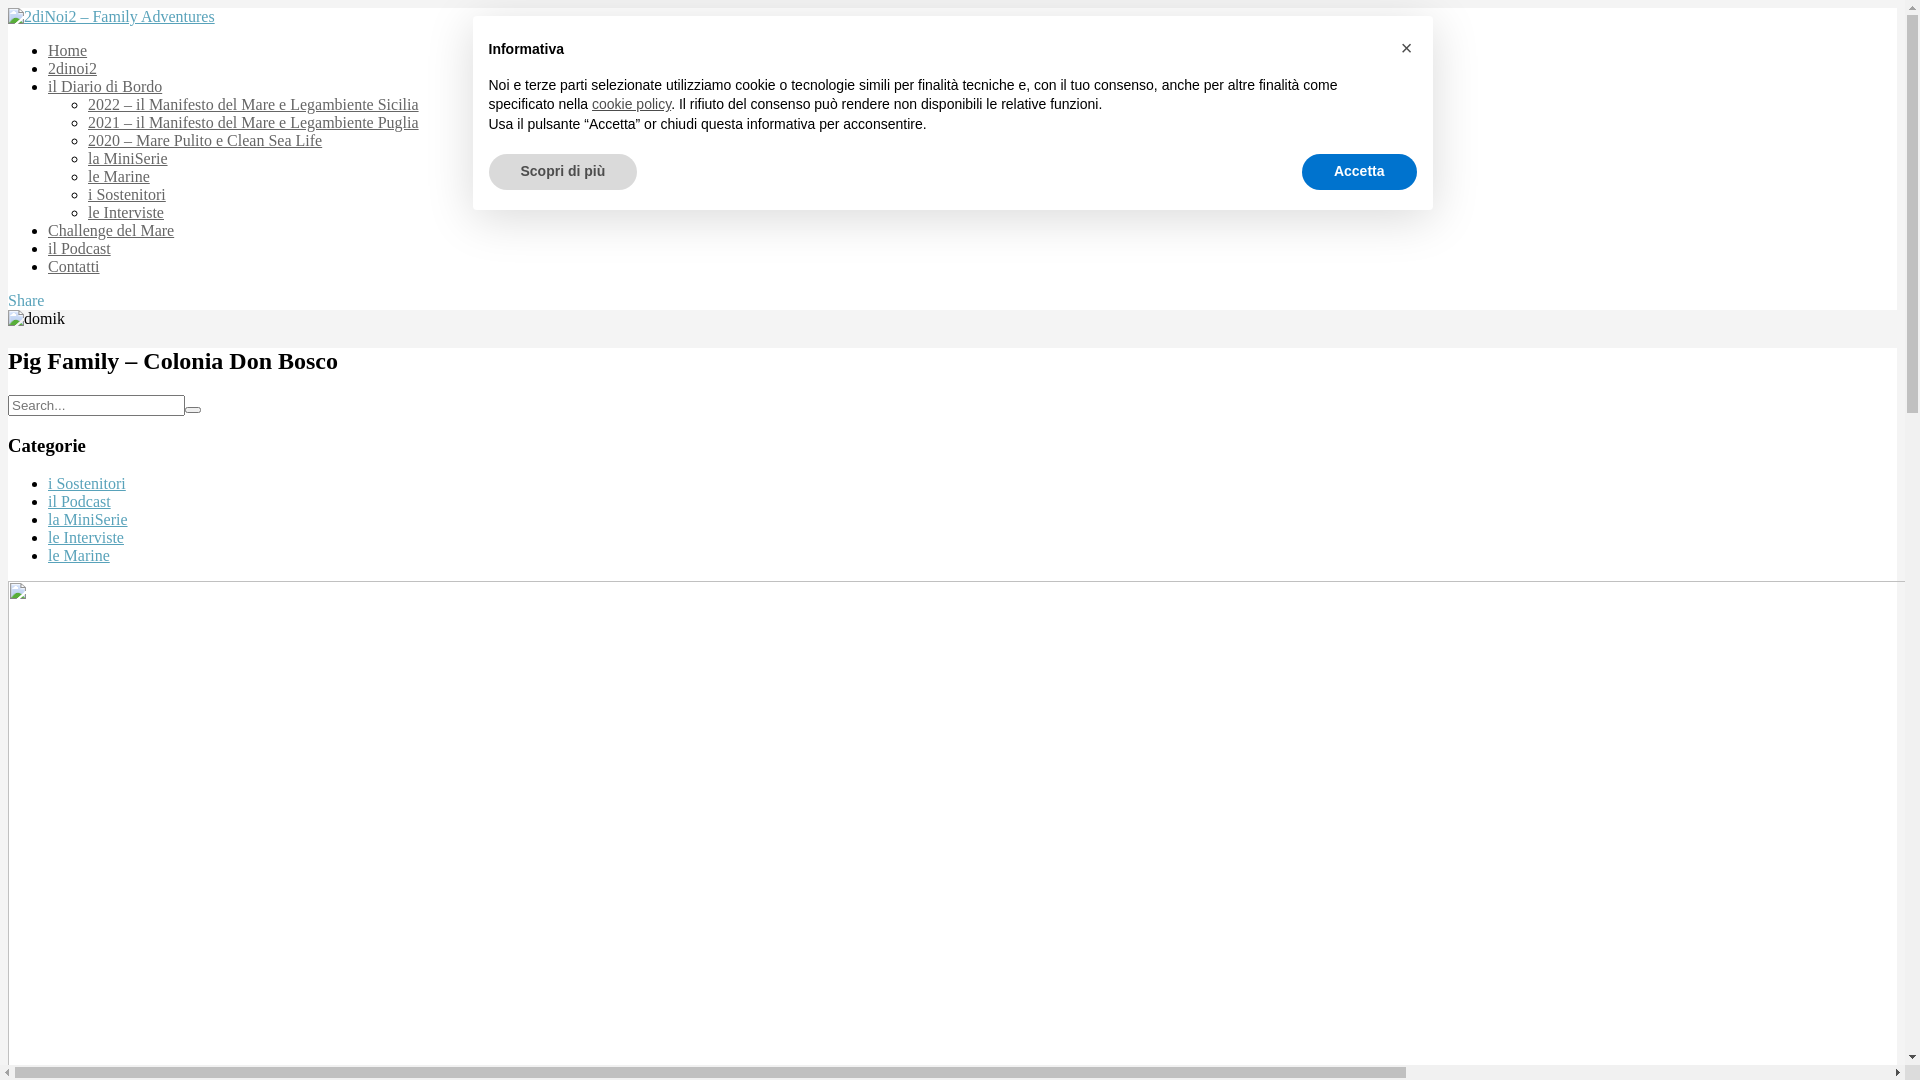  What do you see at coordinates (104, 85) in the screenshot?
I see `'il Diario di Bordo'` at bounding box center [104, 85].